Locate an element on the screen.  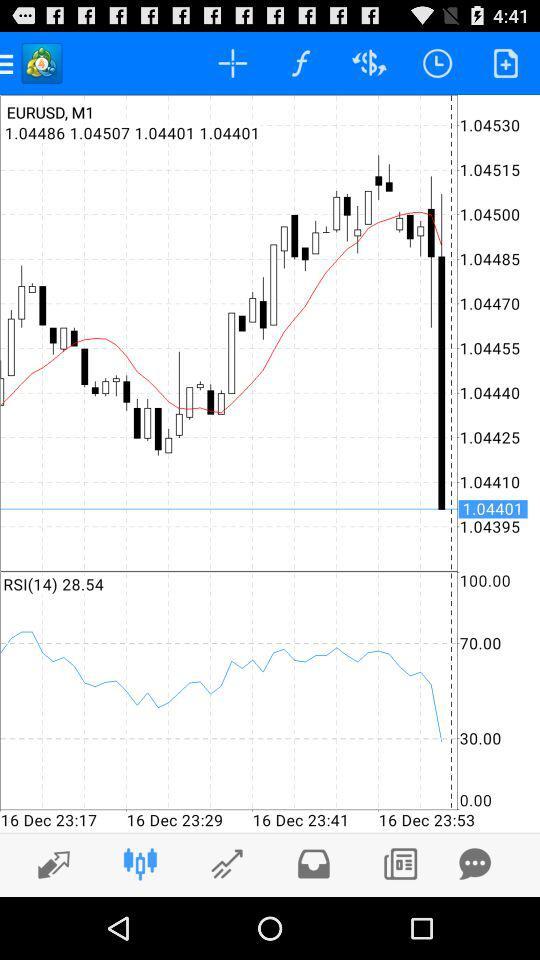
open chat box is located at coordinates (474, 863).